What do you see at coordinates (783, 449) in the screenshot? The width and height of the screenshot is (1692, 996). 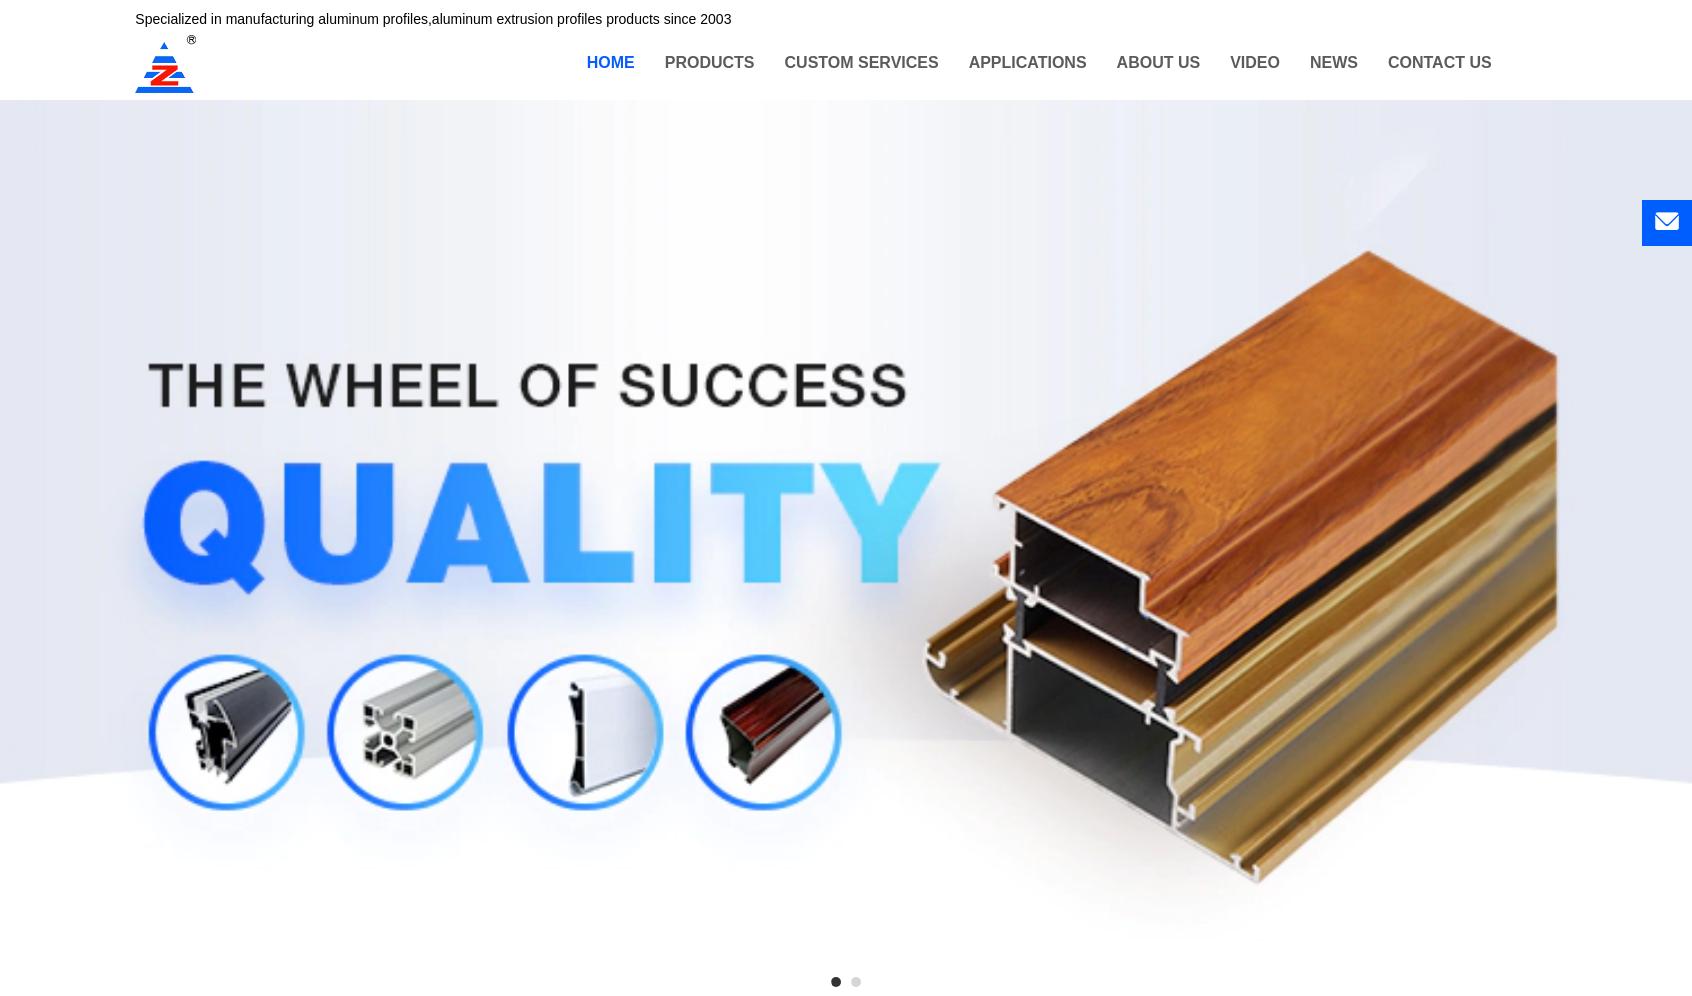 I see `'Aluminum Profile for Roller Shutter'` at bounding box center [783, 449].